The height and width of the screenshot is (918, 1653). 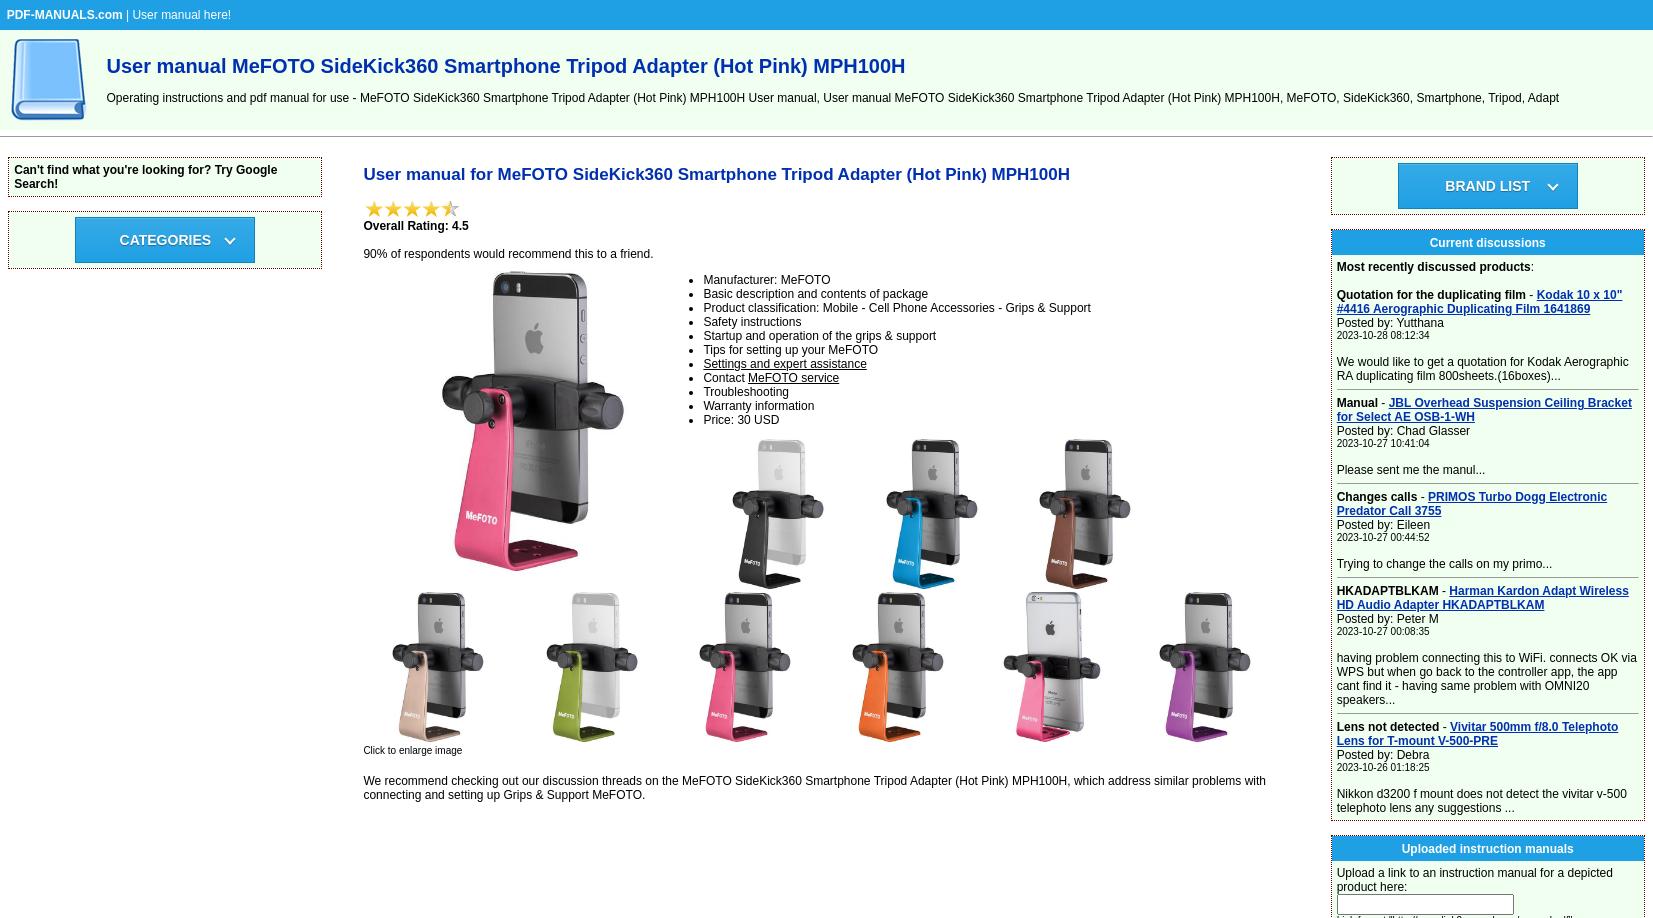 I want to click on 'Posted by: Yutthana', so click(x=1389, y=323).